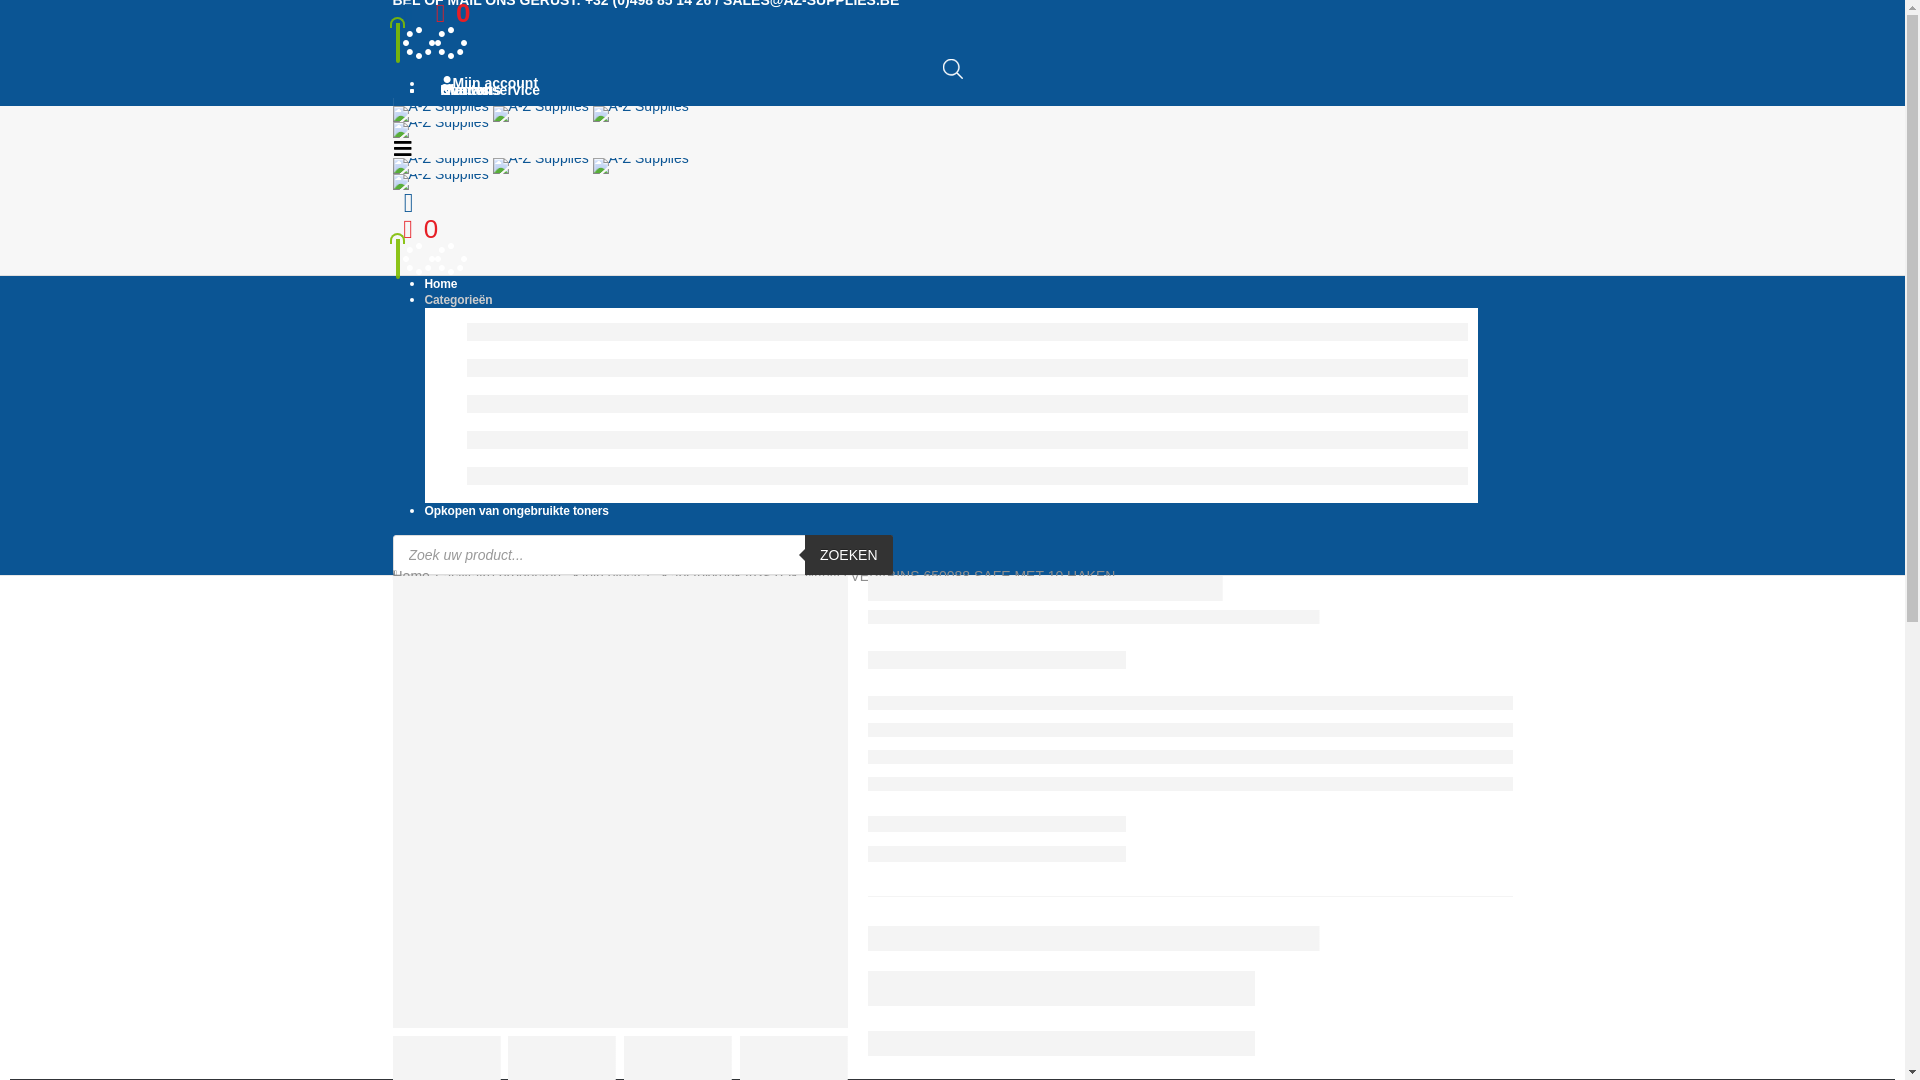 The width and height of the screenshot is (1920, 1080). I want to click on 'A-Z Supplies - ', so click(539, 120).